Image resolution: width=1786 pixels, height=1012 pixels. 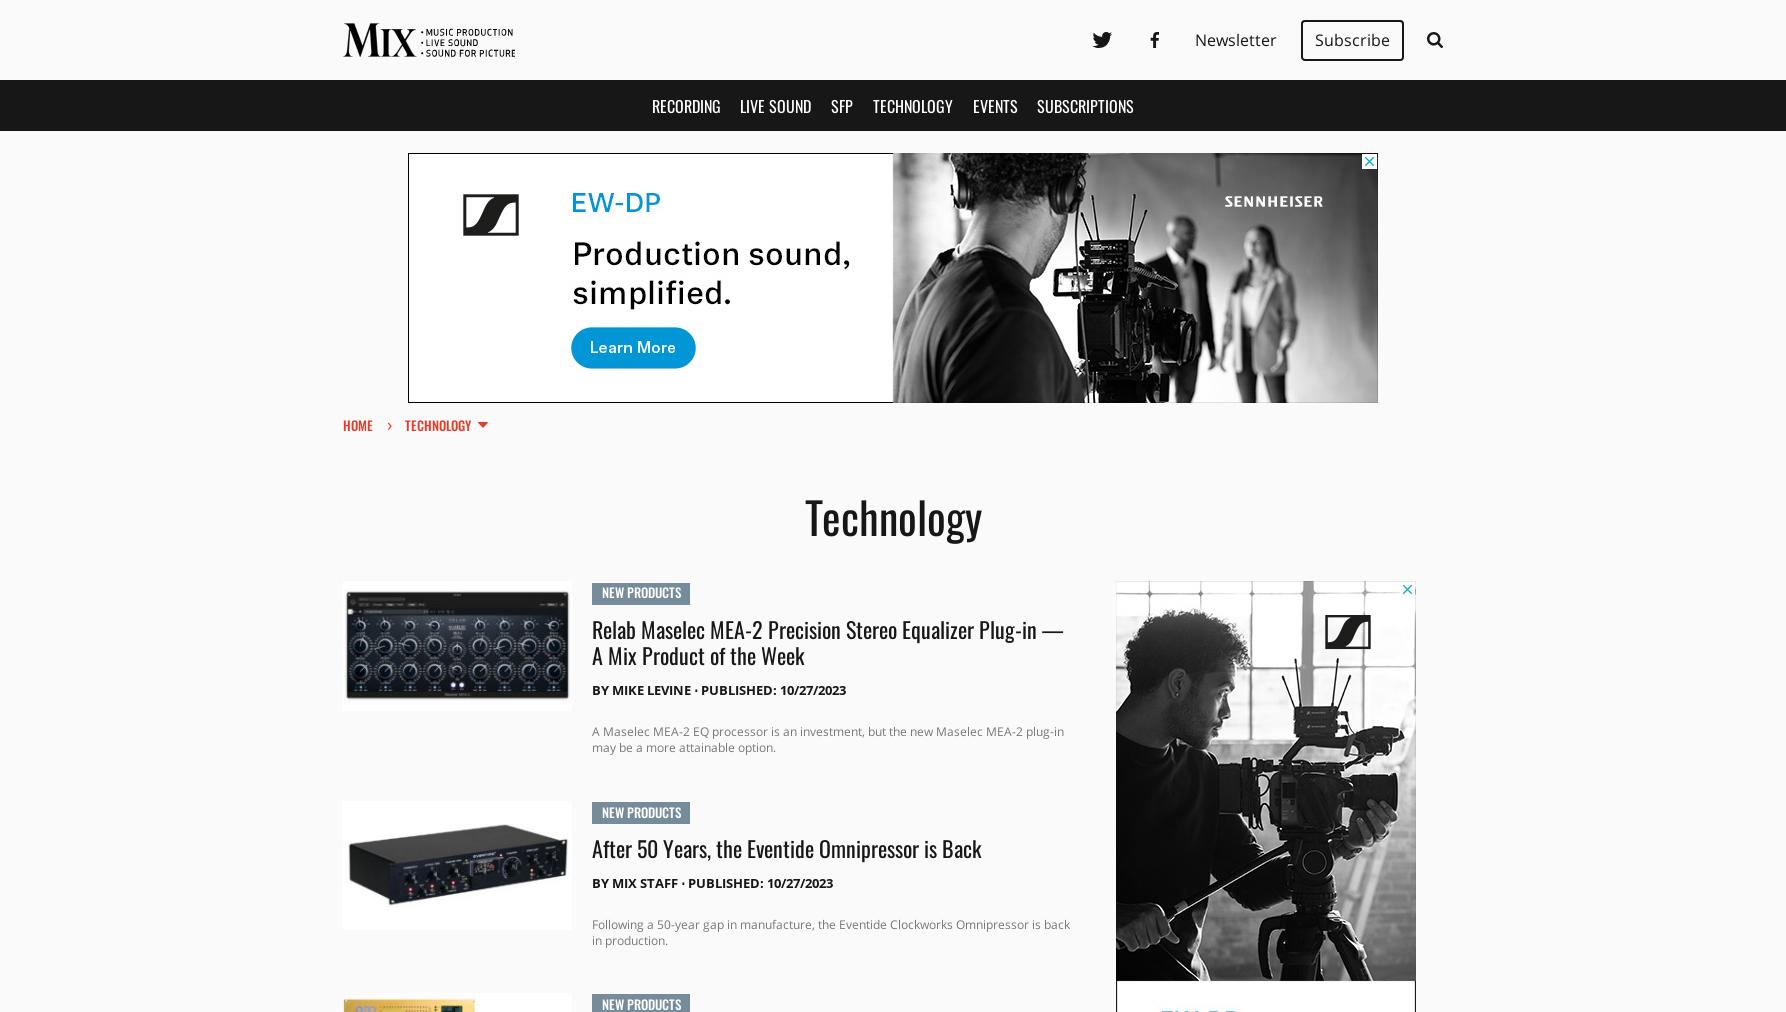 I want to click on 'After 50 Years, the Eventide Omnipressor is Back', so click(x=784, y=846).